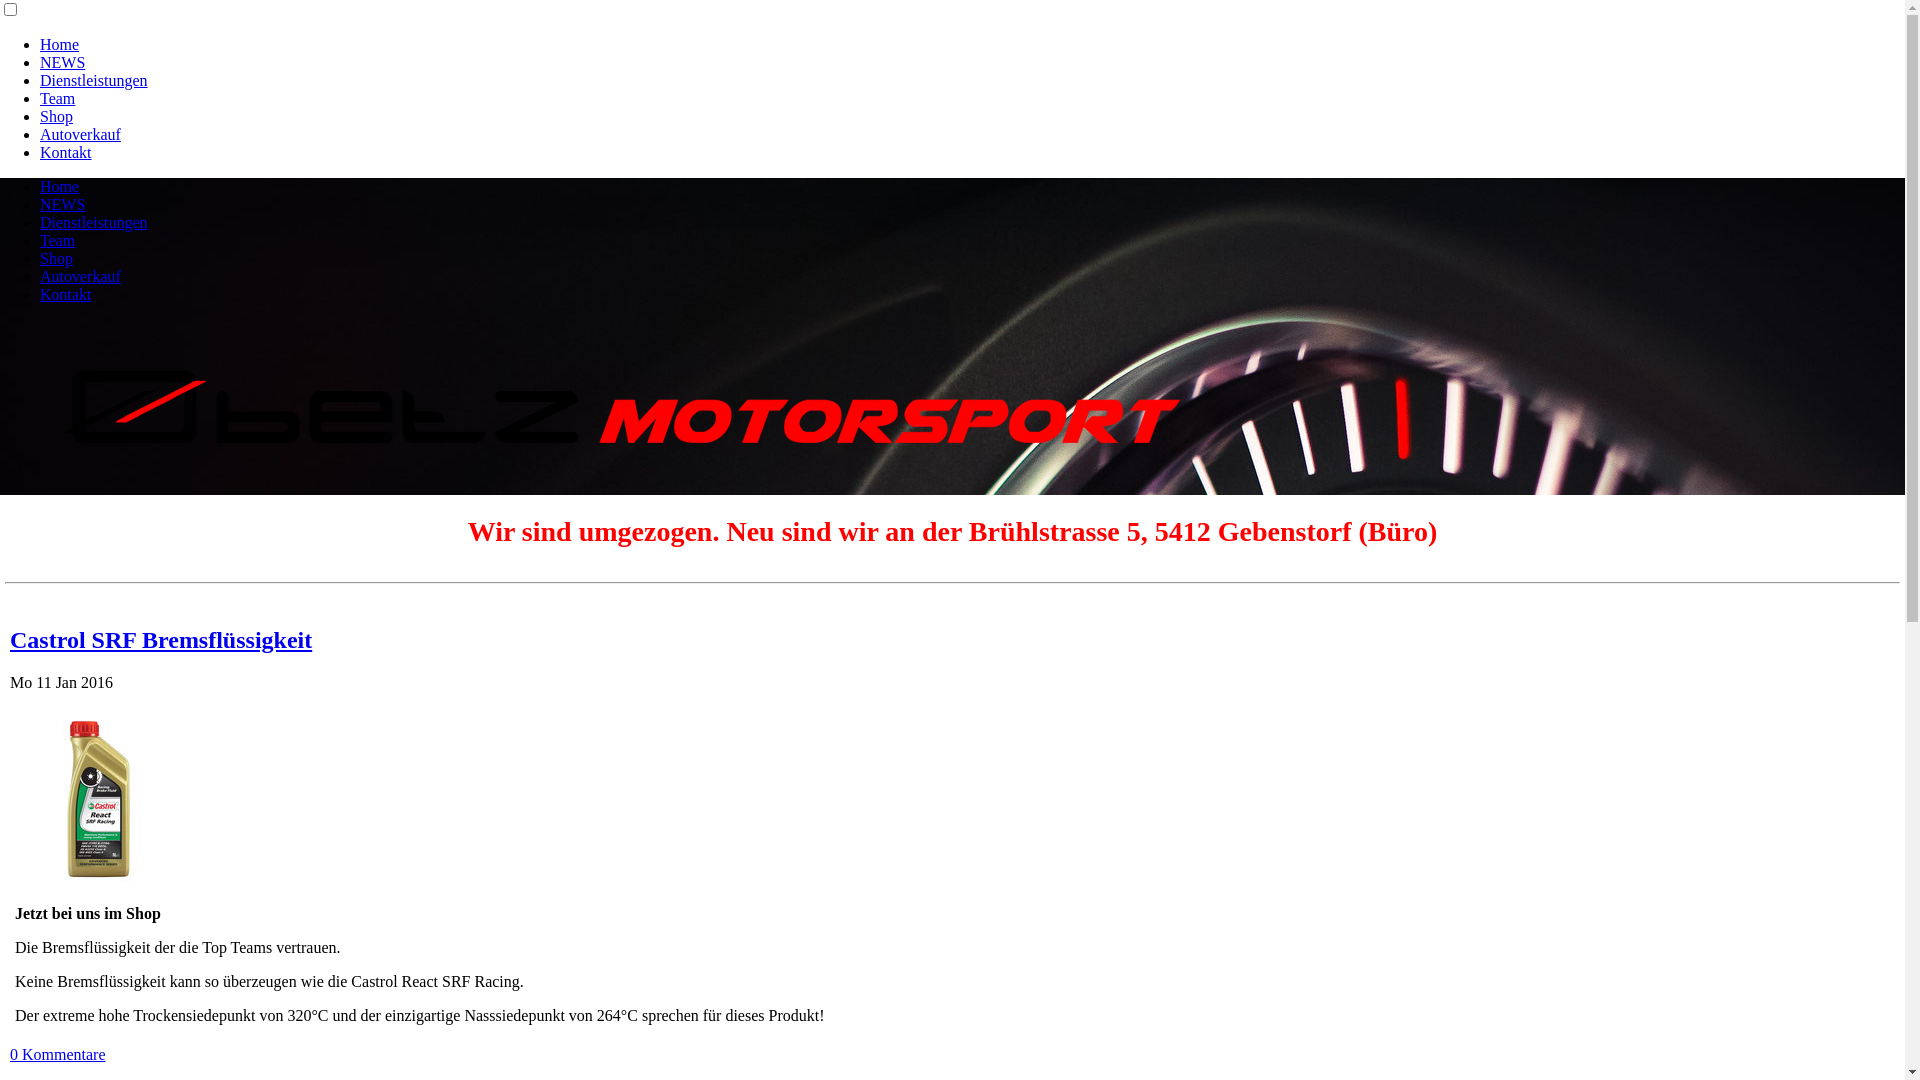 The height and width of the screenshot is (1080, 1920). I want to click on 'Autoverkauf', so click(80, 276).